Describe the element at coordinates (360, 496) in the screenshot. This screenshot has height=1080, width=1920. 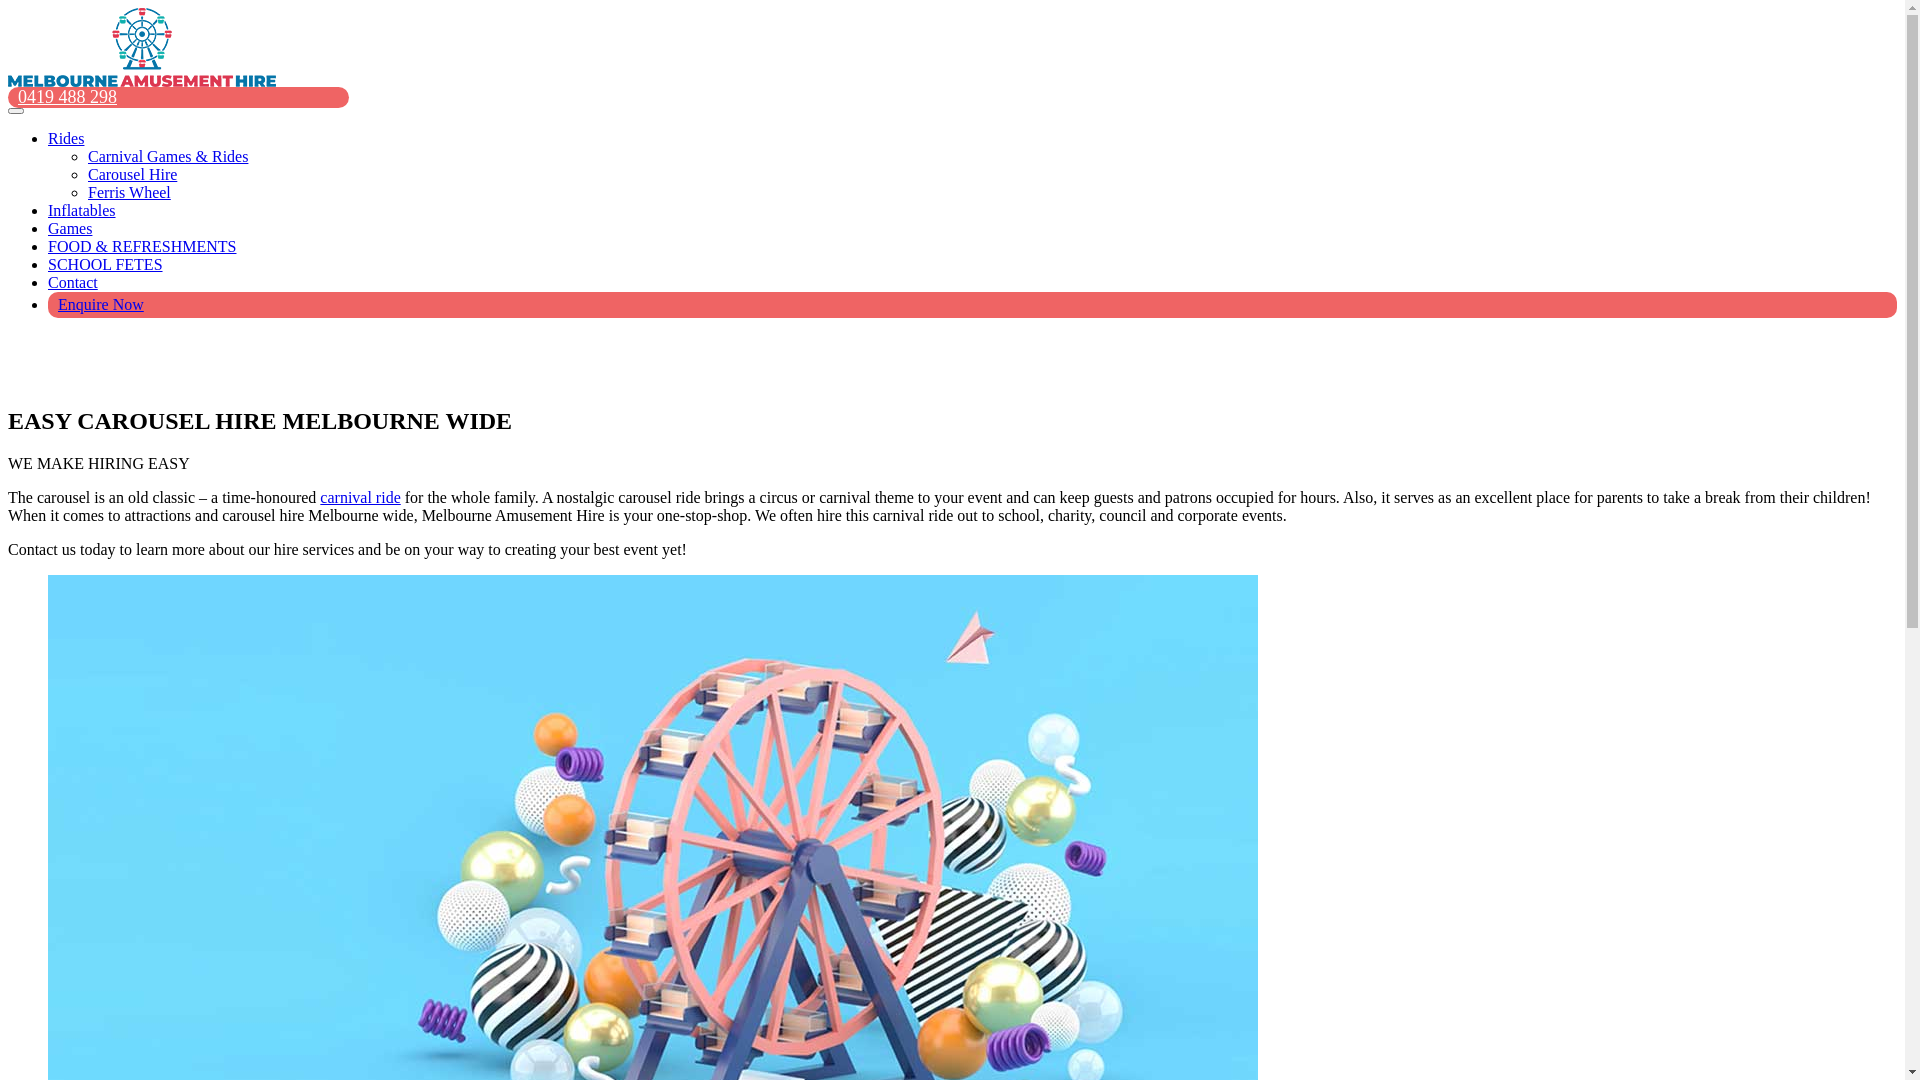
I see `'carnival ride'` at that location.